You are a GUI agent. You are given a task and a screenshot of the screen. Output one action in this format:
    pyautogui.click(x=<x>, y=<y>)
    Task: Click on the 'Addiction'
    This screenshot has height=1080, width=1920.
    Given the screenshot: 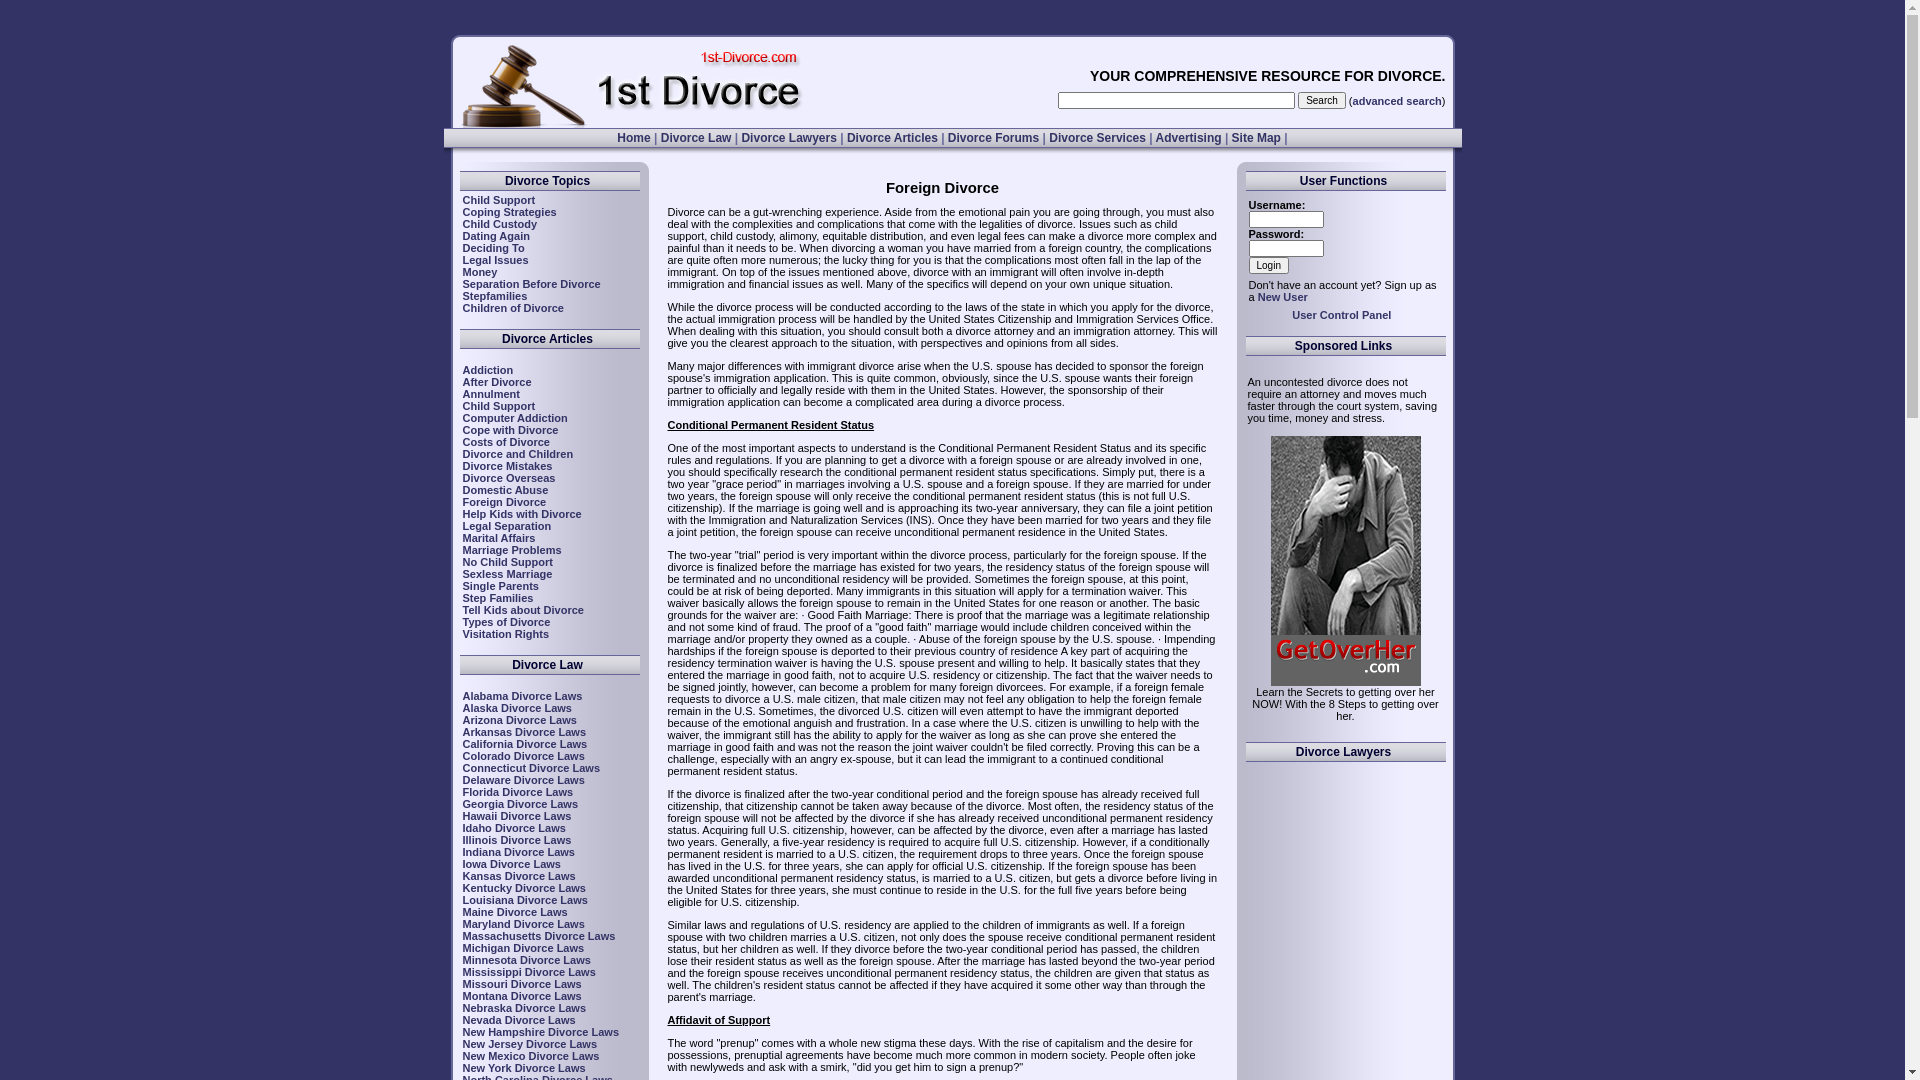 What is the action you would take?
    pyautogui.click(x=487, y=370)
    